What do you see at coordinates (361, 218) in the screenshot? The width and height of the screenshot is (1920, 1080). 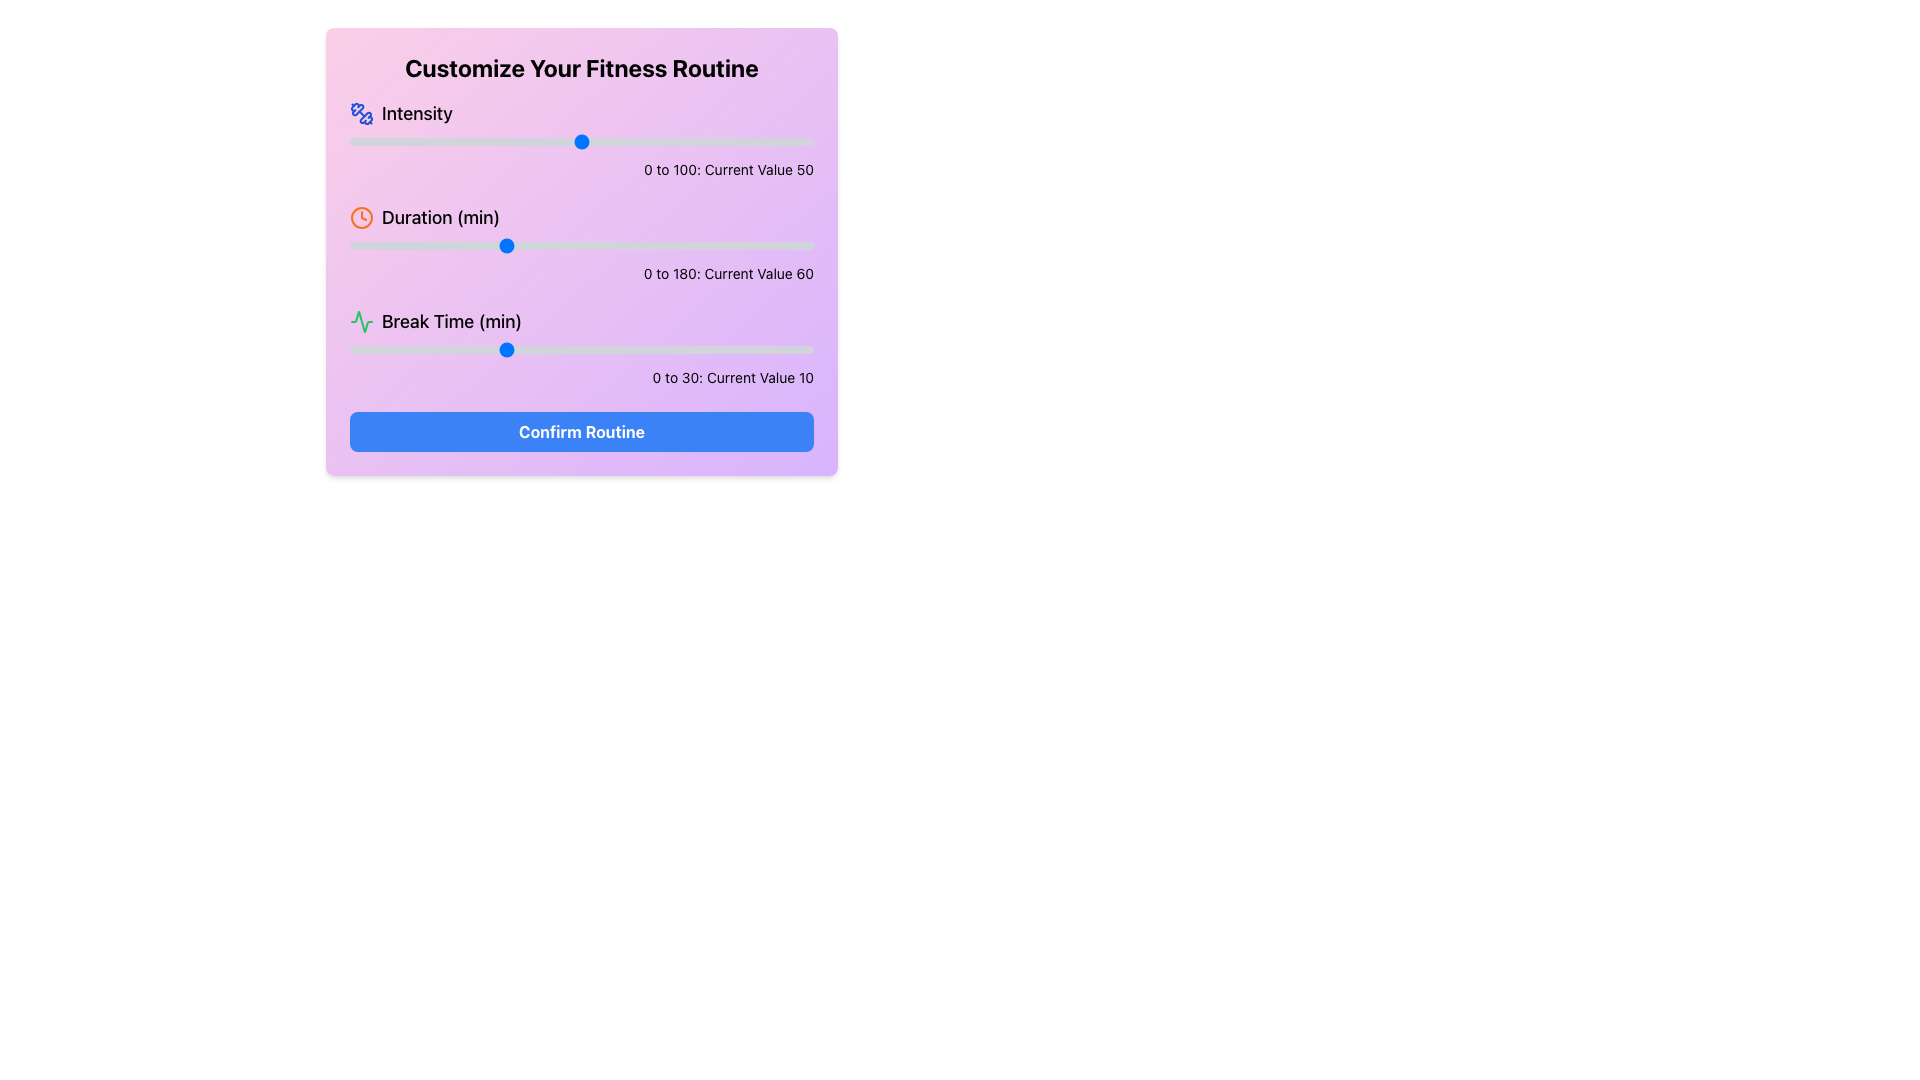 I see `the clock icon with an orange border located in the 'Customize Your Fitness Routine' section, adjacent to 'Duration (min)'` at bounding box center [361, 218].